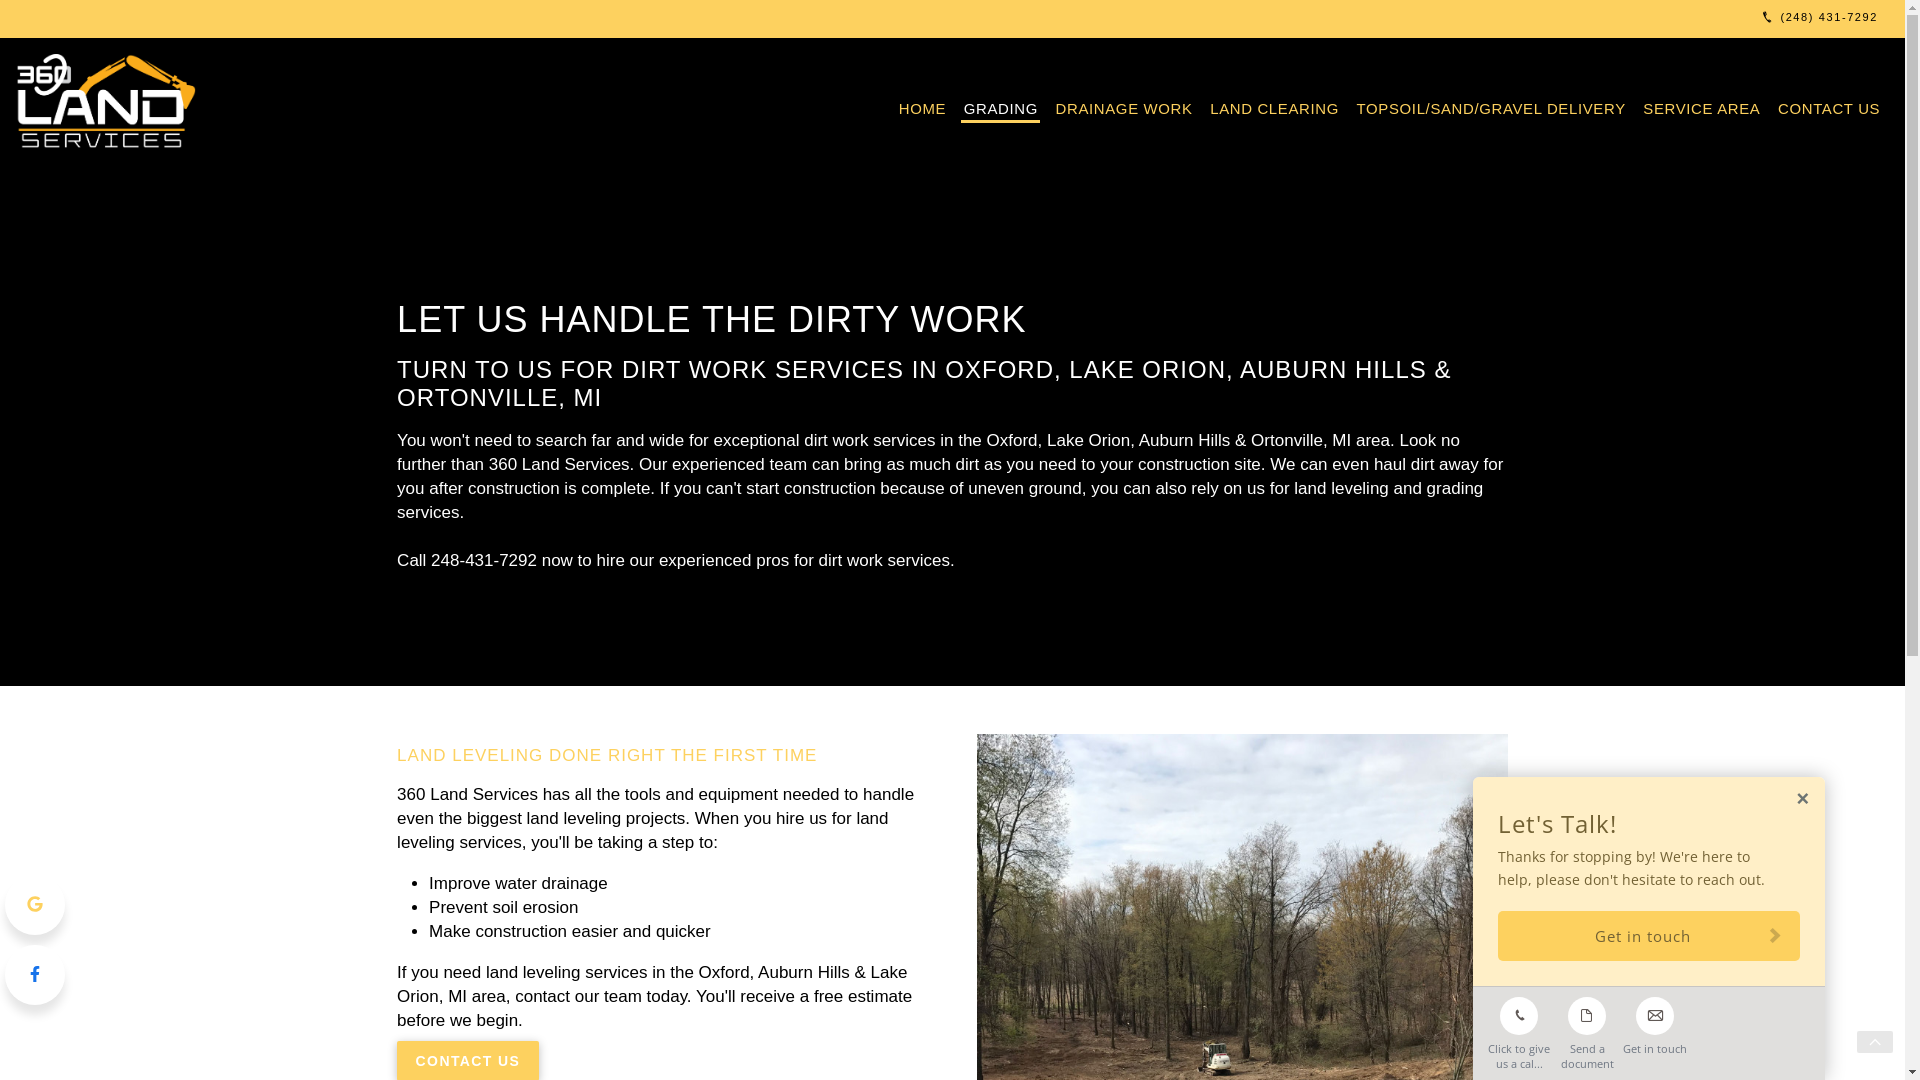 This screenshot has height=1080, width=1920. Describe the element at coordinates (1586, 1029) in the screenshot. I see `'Send a document'` at that location.